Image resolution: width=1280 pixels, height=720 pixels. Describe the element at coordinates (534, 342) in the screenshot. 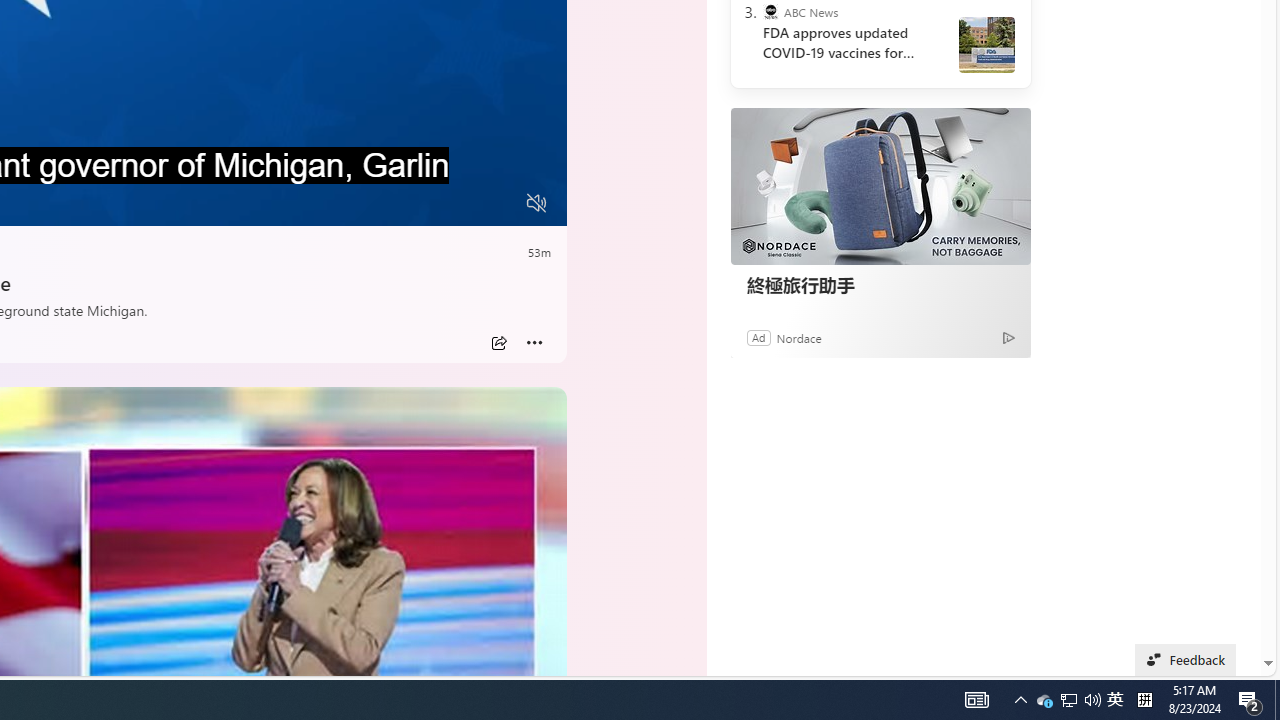

I see `'More'` at that location.